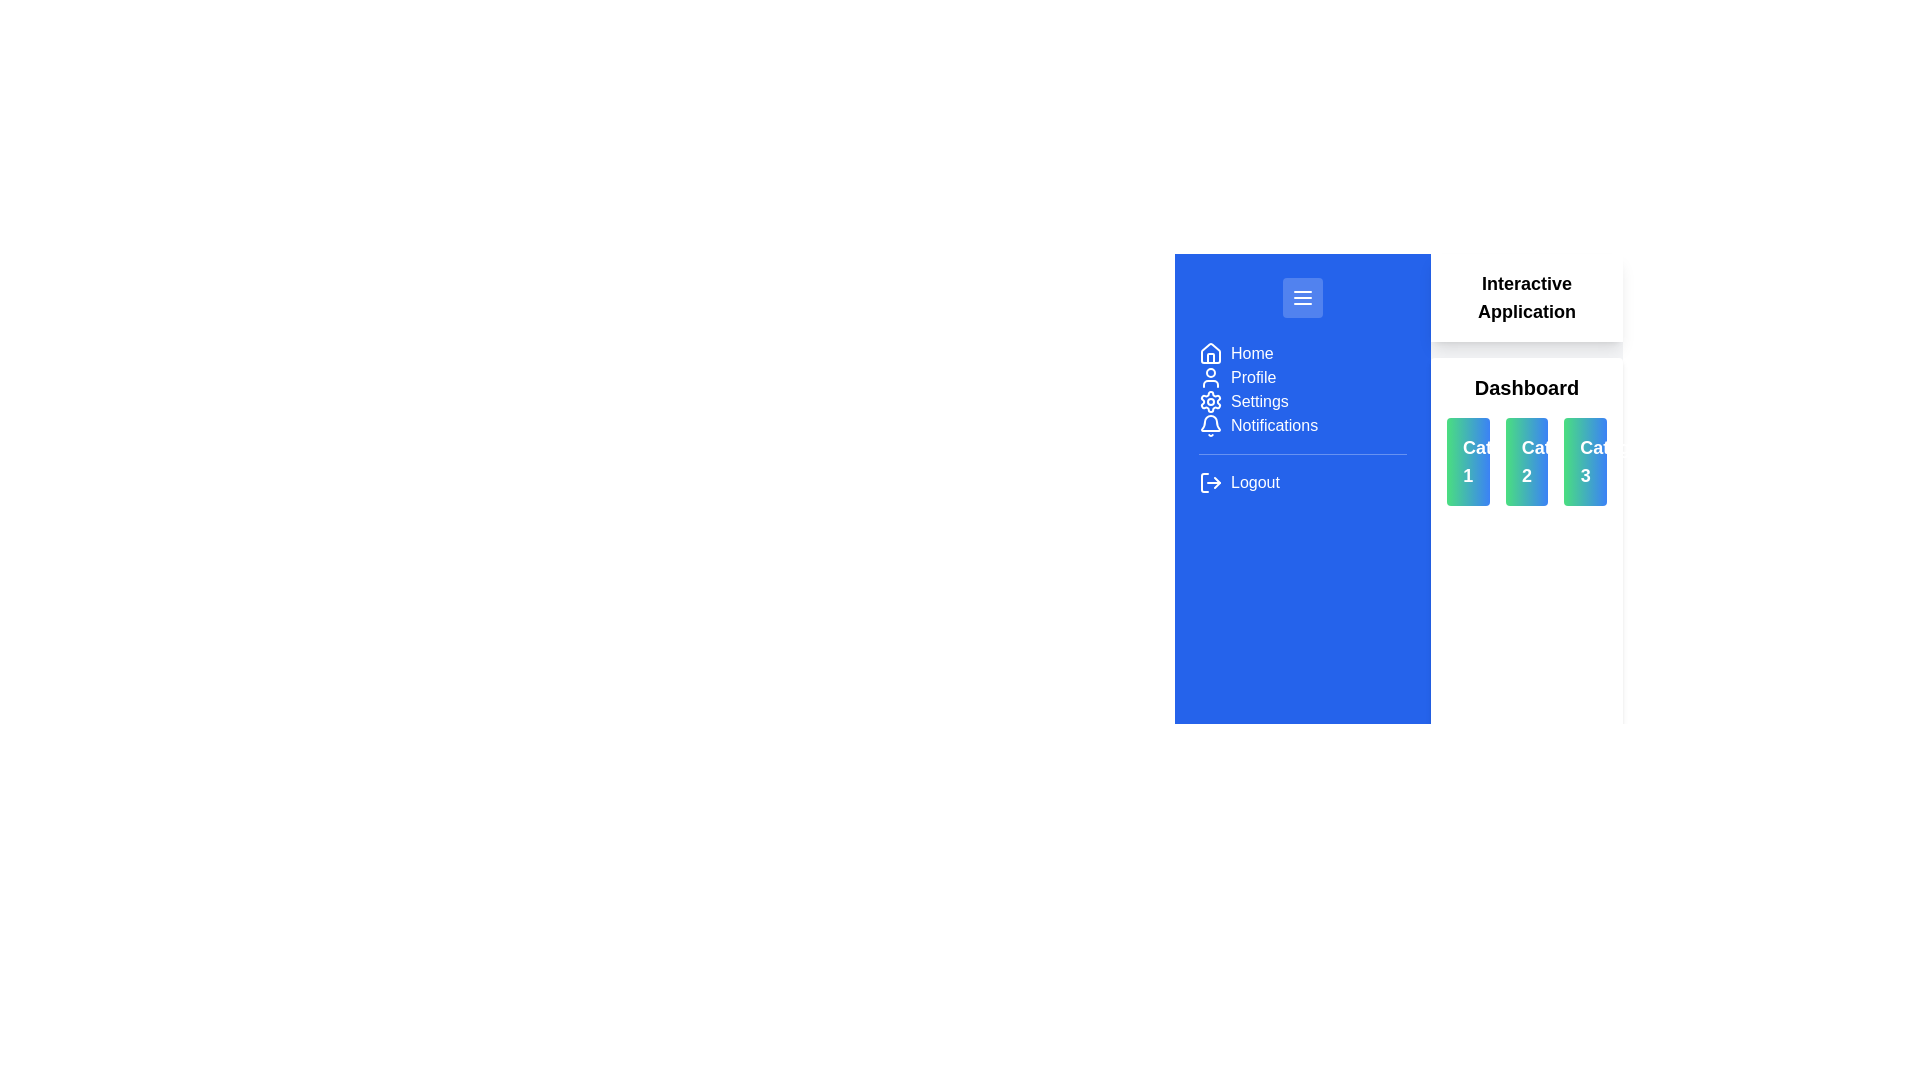 This screenshot has height=1080, width=1920. Describe the element at coordinates (1209, 401) in the screenshot. I see `the purpose of the gear-shaped icon located in the sidebar menu, which is the third item from the top and serves as a visual indicator for settings` at that location.